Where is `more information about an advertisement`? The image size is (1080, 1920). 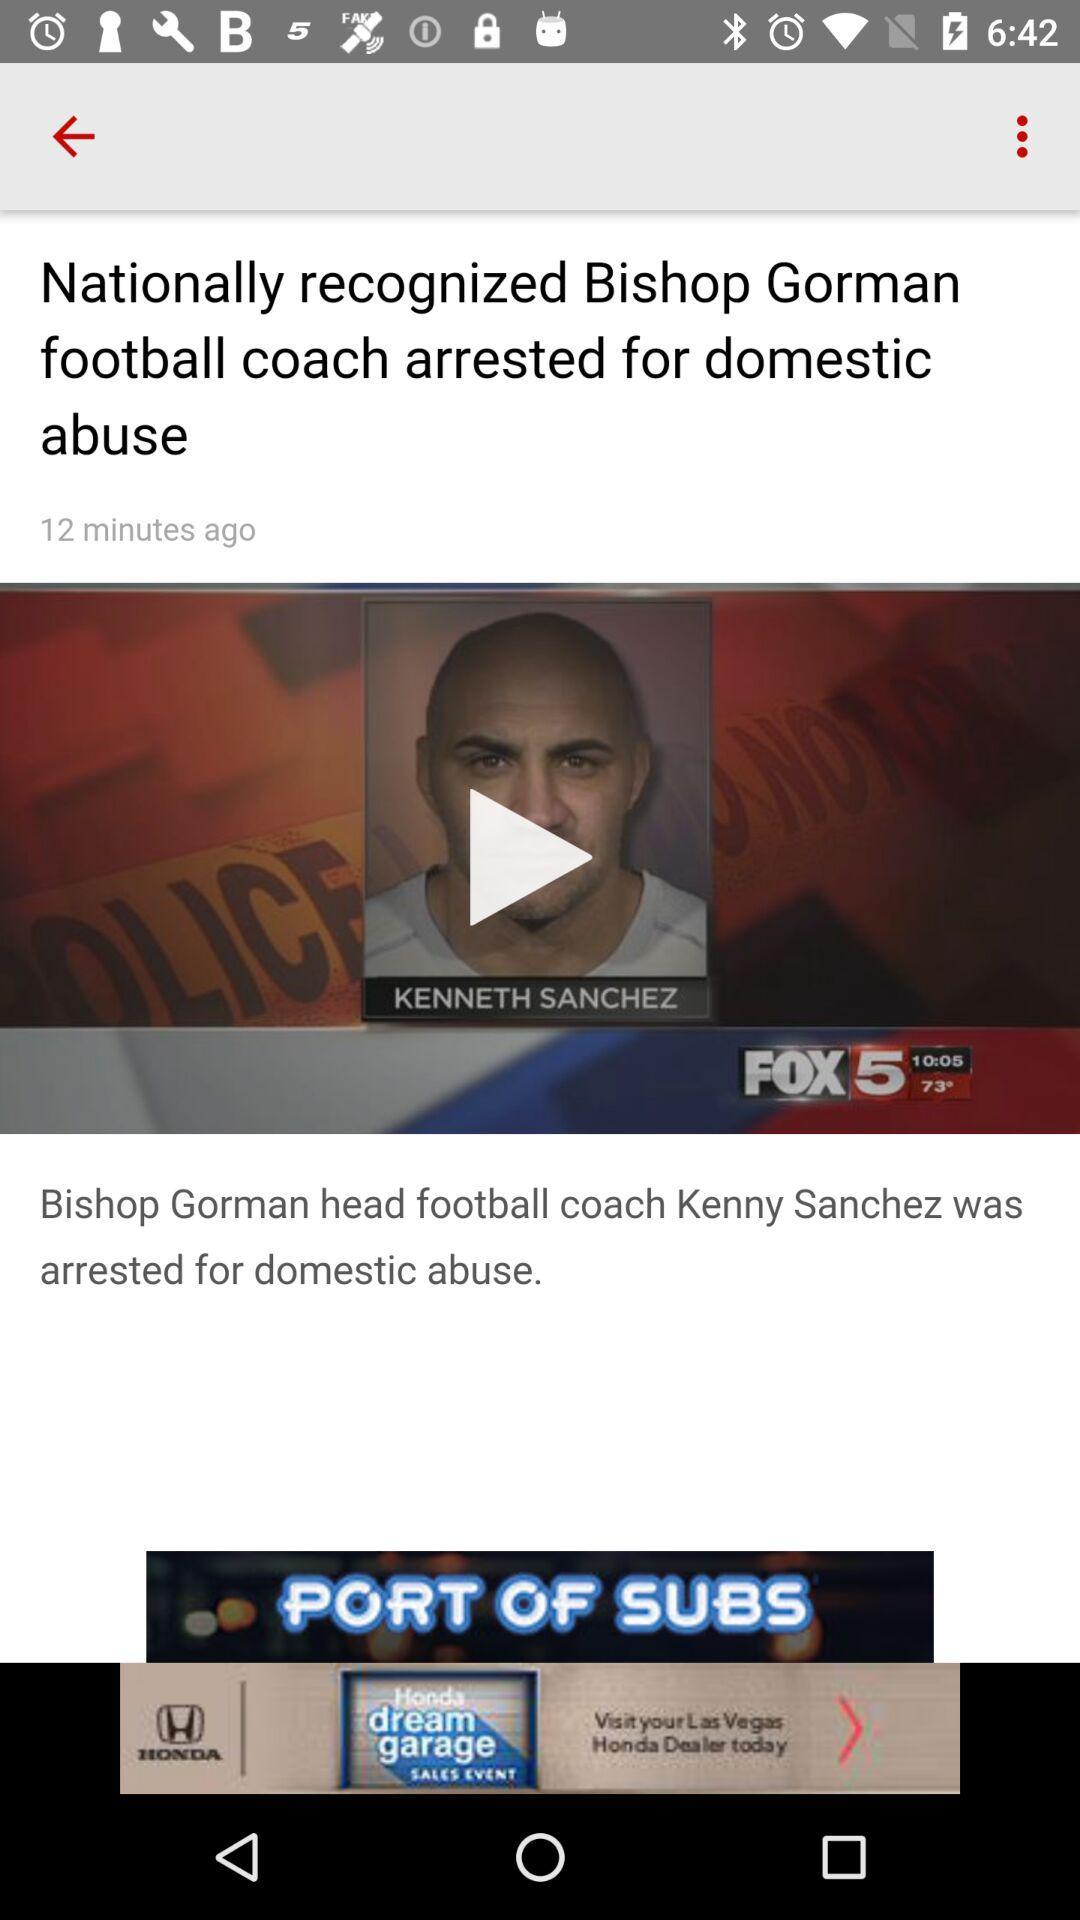
more information about an advertisement is located at coordinates (540, 1727).